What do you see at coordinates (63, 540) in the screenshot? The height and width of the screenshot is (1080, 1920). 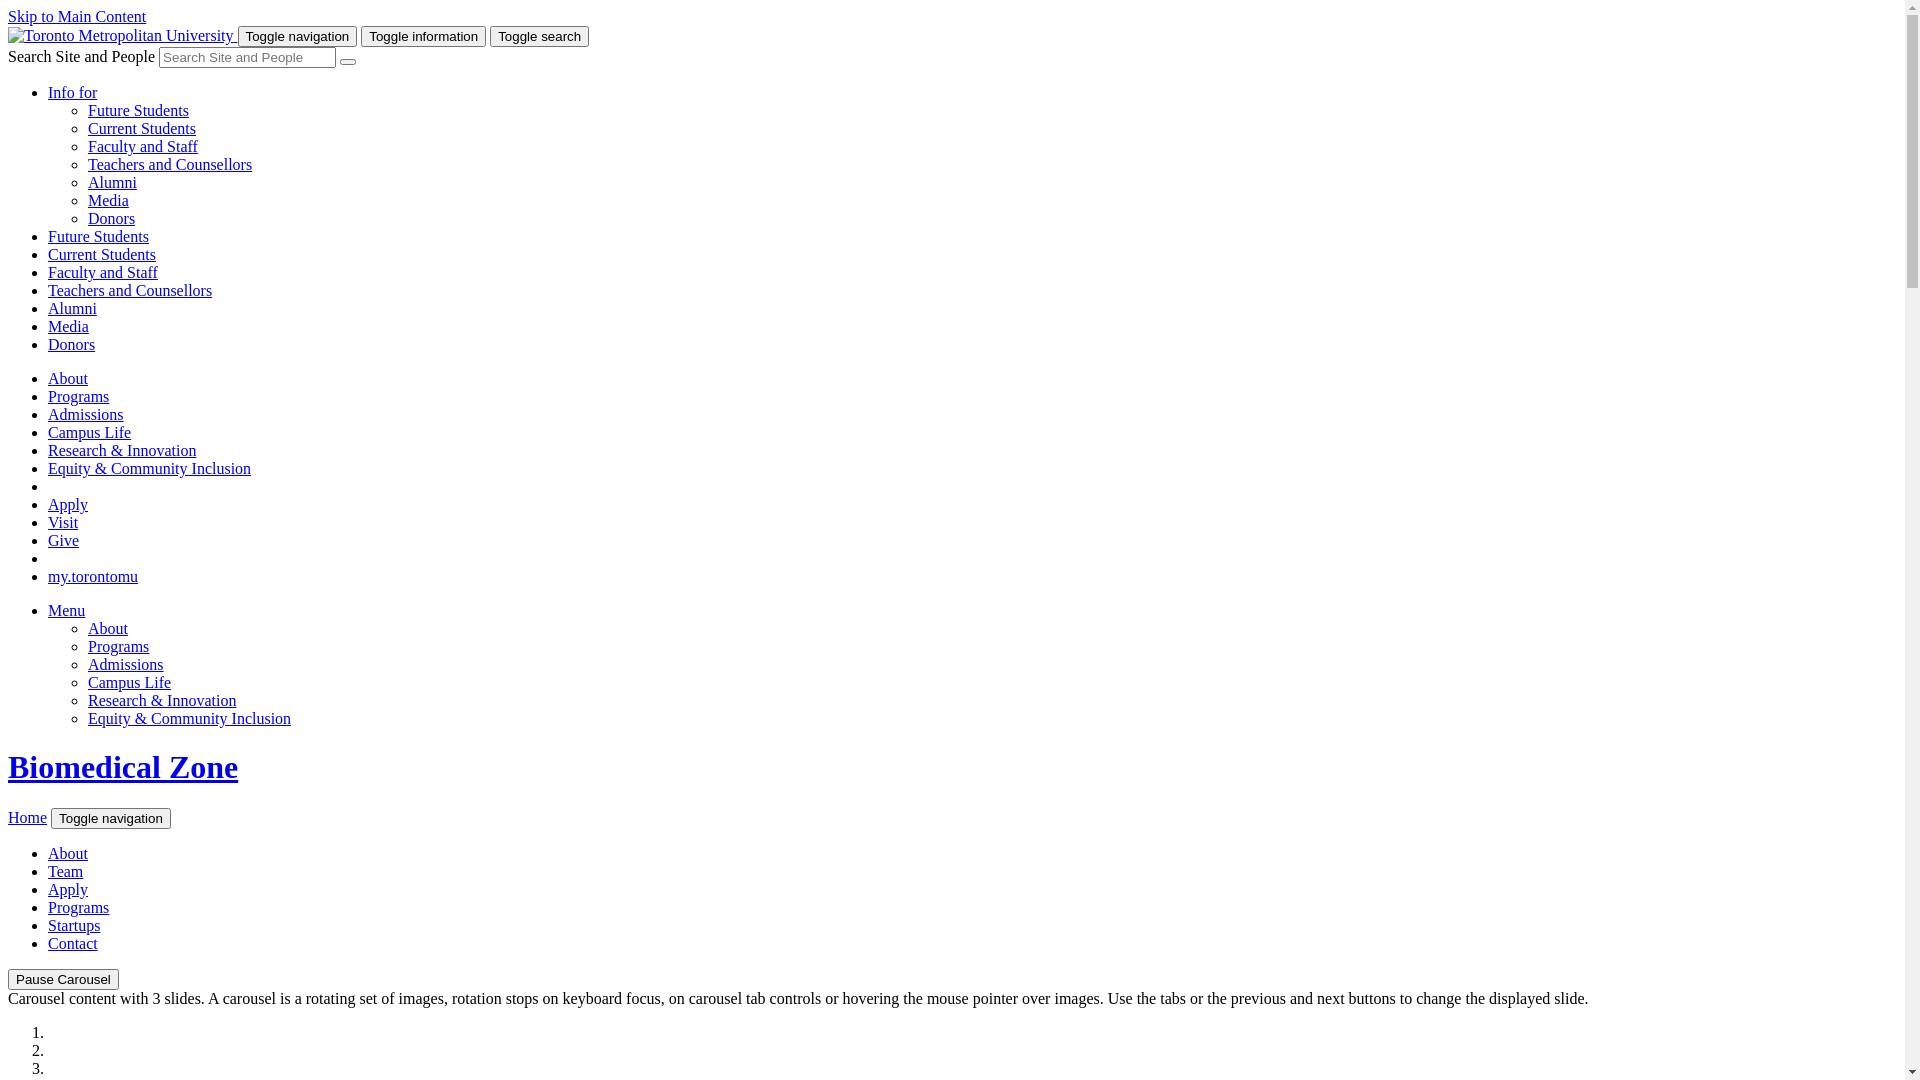 I see `'Give'` at bounding box center [63, 540].